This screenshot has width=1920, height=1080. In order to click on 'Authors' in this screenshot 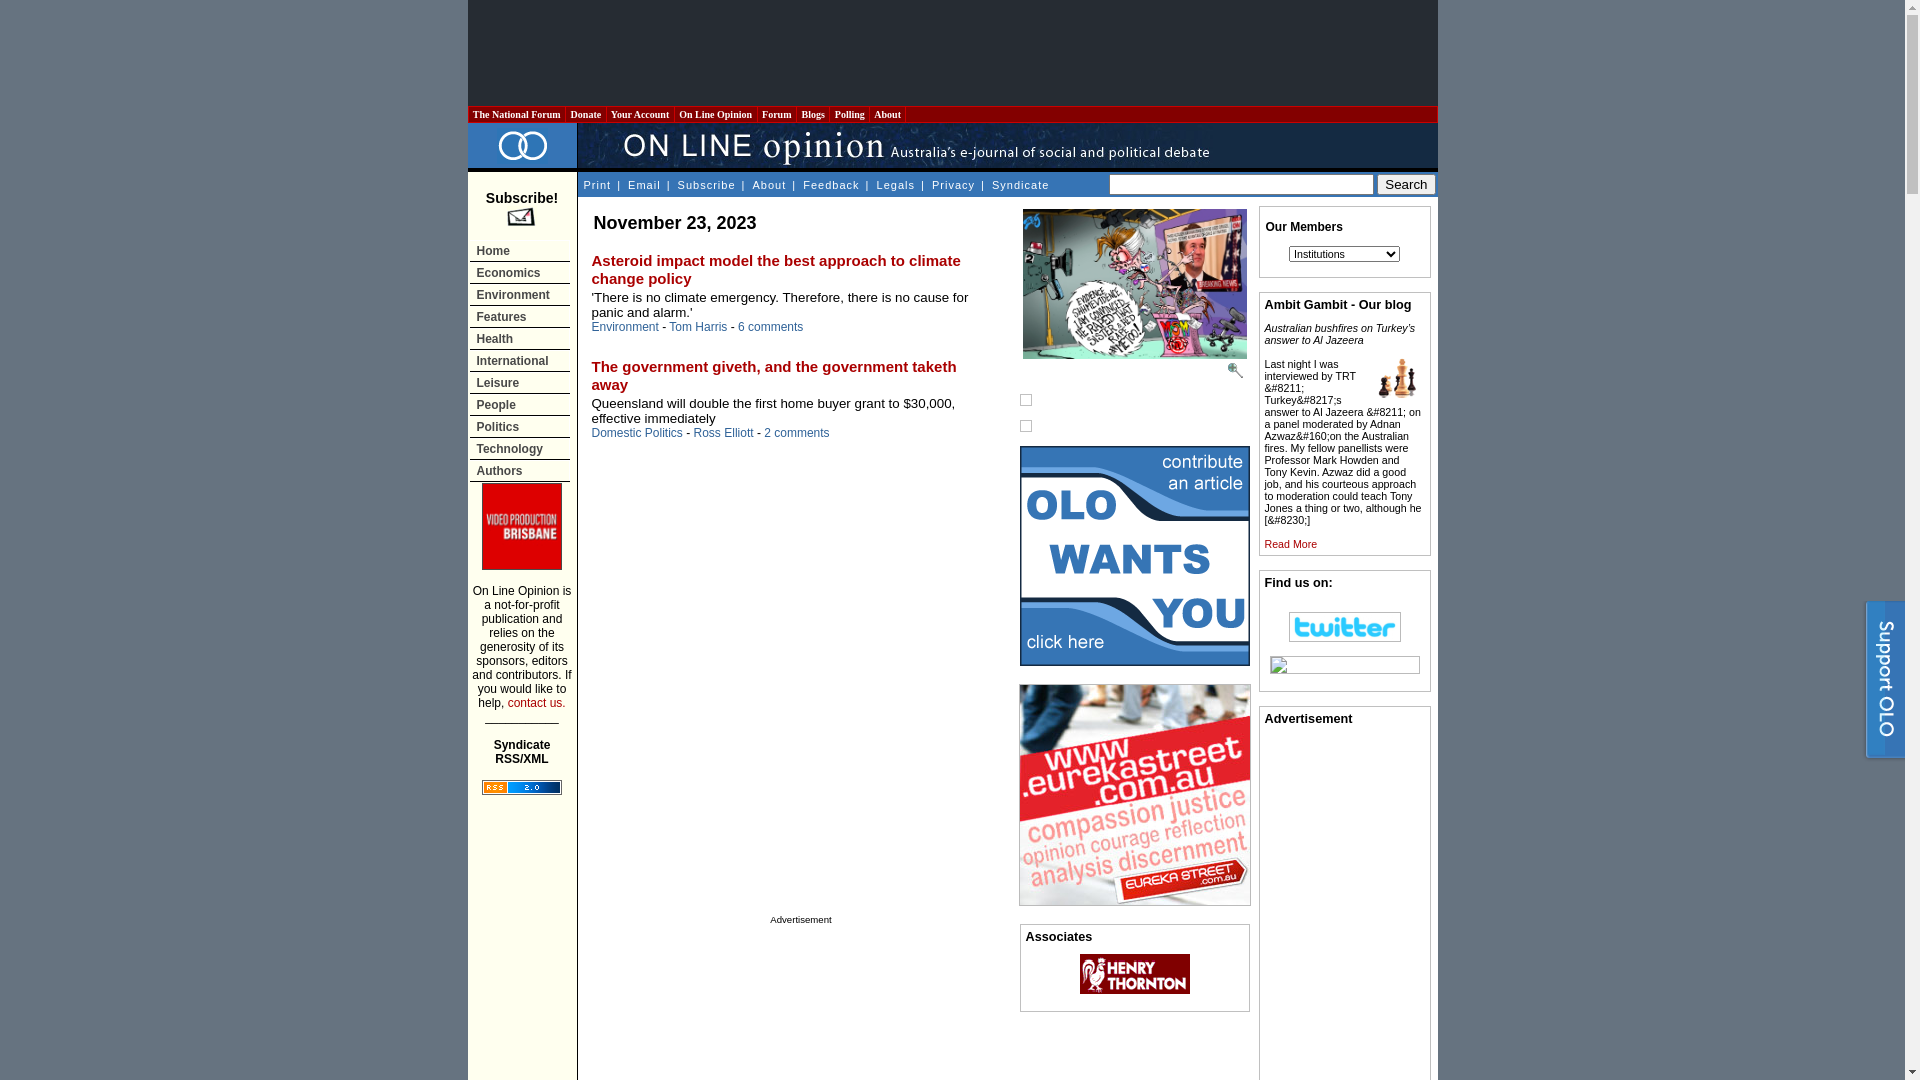, I will do `click(519, 470)`.